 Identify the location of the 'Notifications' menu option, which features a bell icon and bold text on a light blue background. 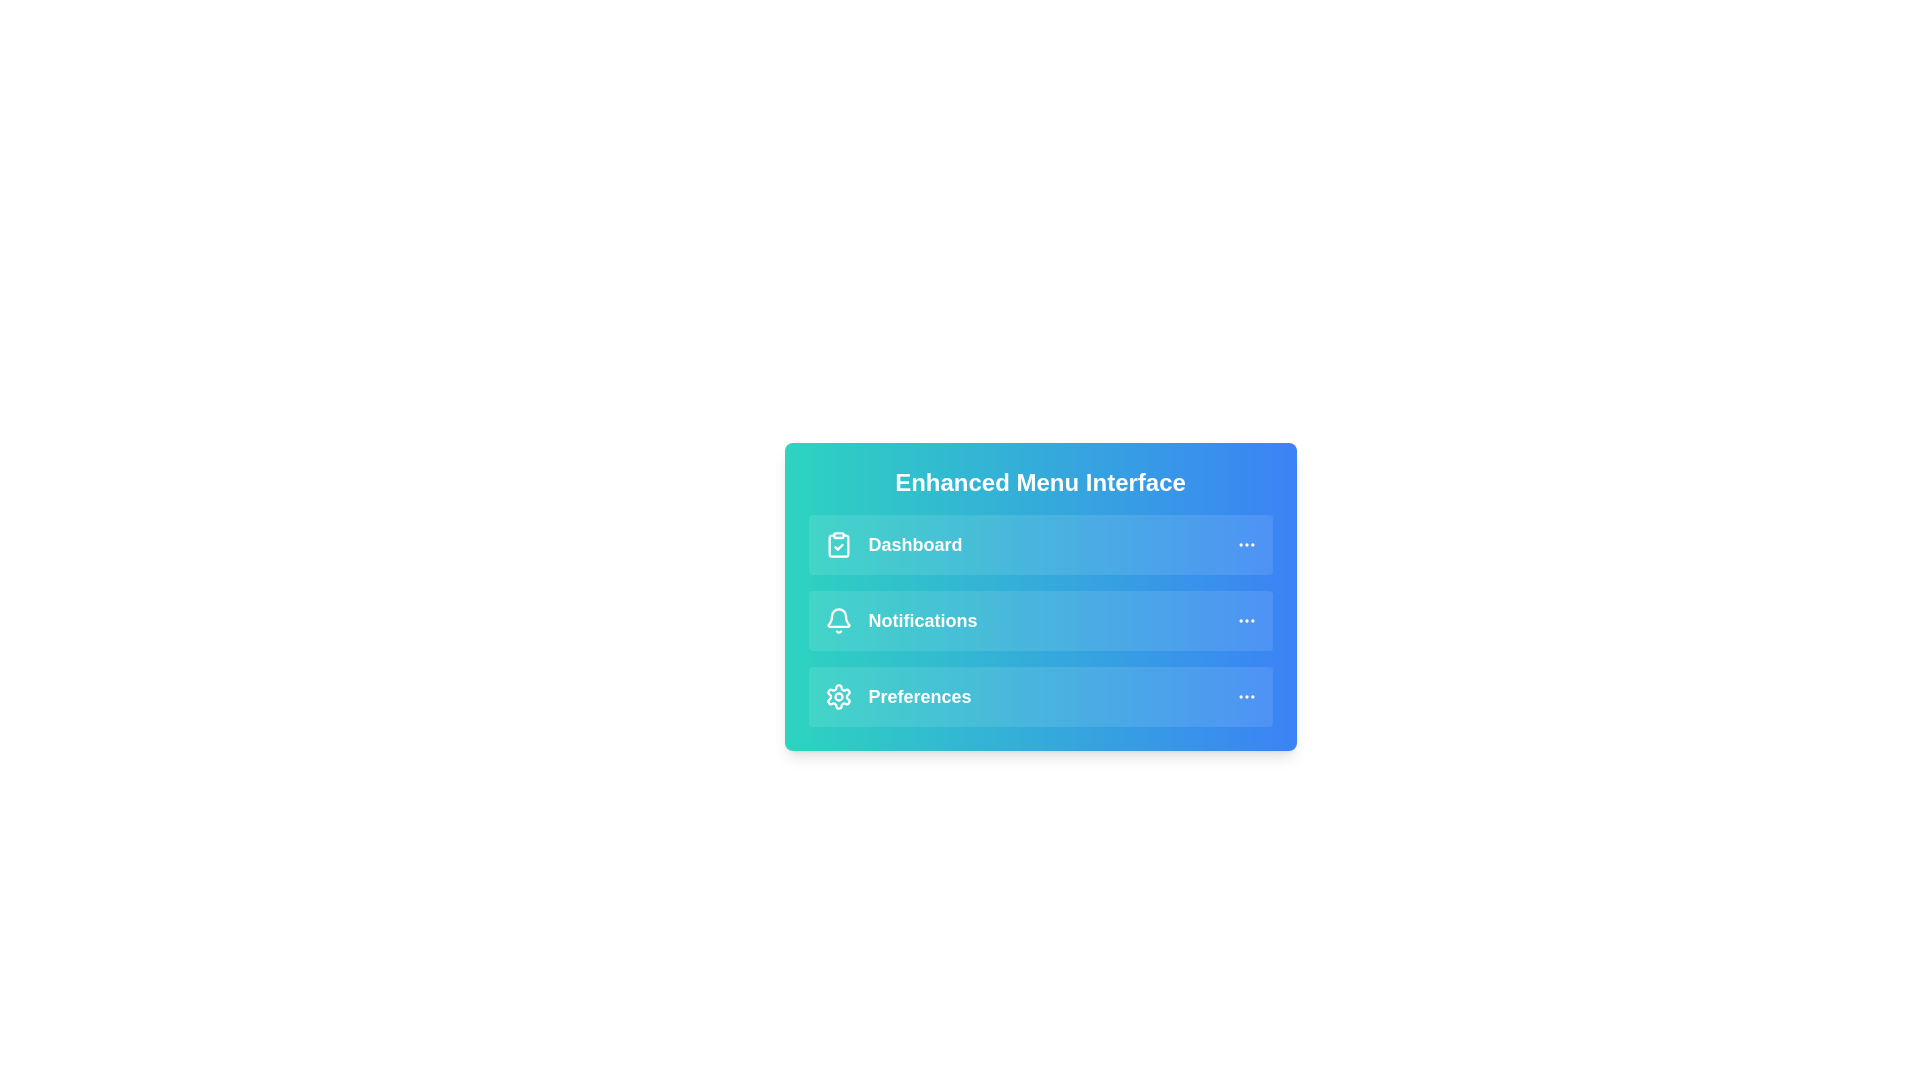
(900, 620).